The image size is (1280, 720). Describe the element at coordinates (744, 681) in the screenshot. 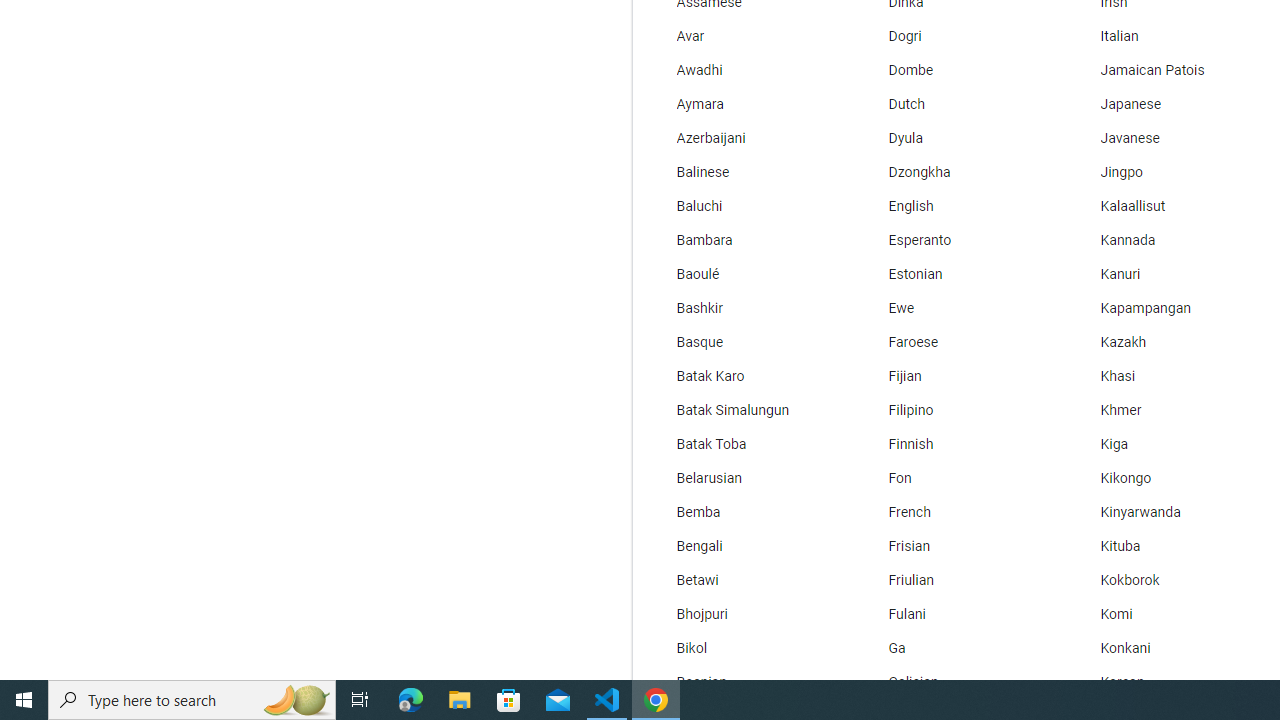

I see `'Bosnian'` at that location.